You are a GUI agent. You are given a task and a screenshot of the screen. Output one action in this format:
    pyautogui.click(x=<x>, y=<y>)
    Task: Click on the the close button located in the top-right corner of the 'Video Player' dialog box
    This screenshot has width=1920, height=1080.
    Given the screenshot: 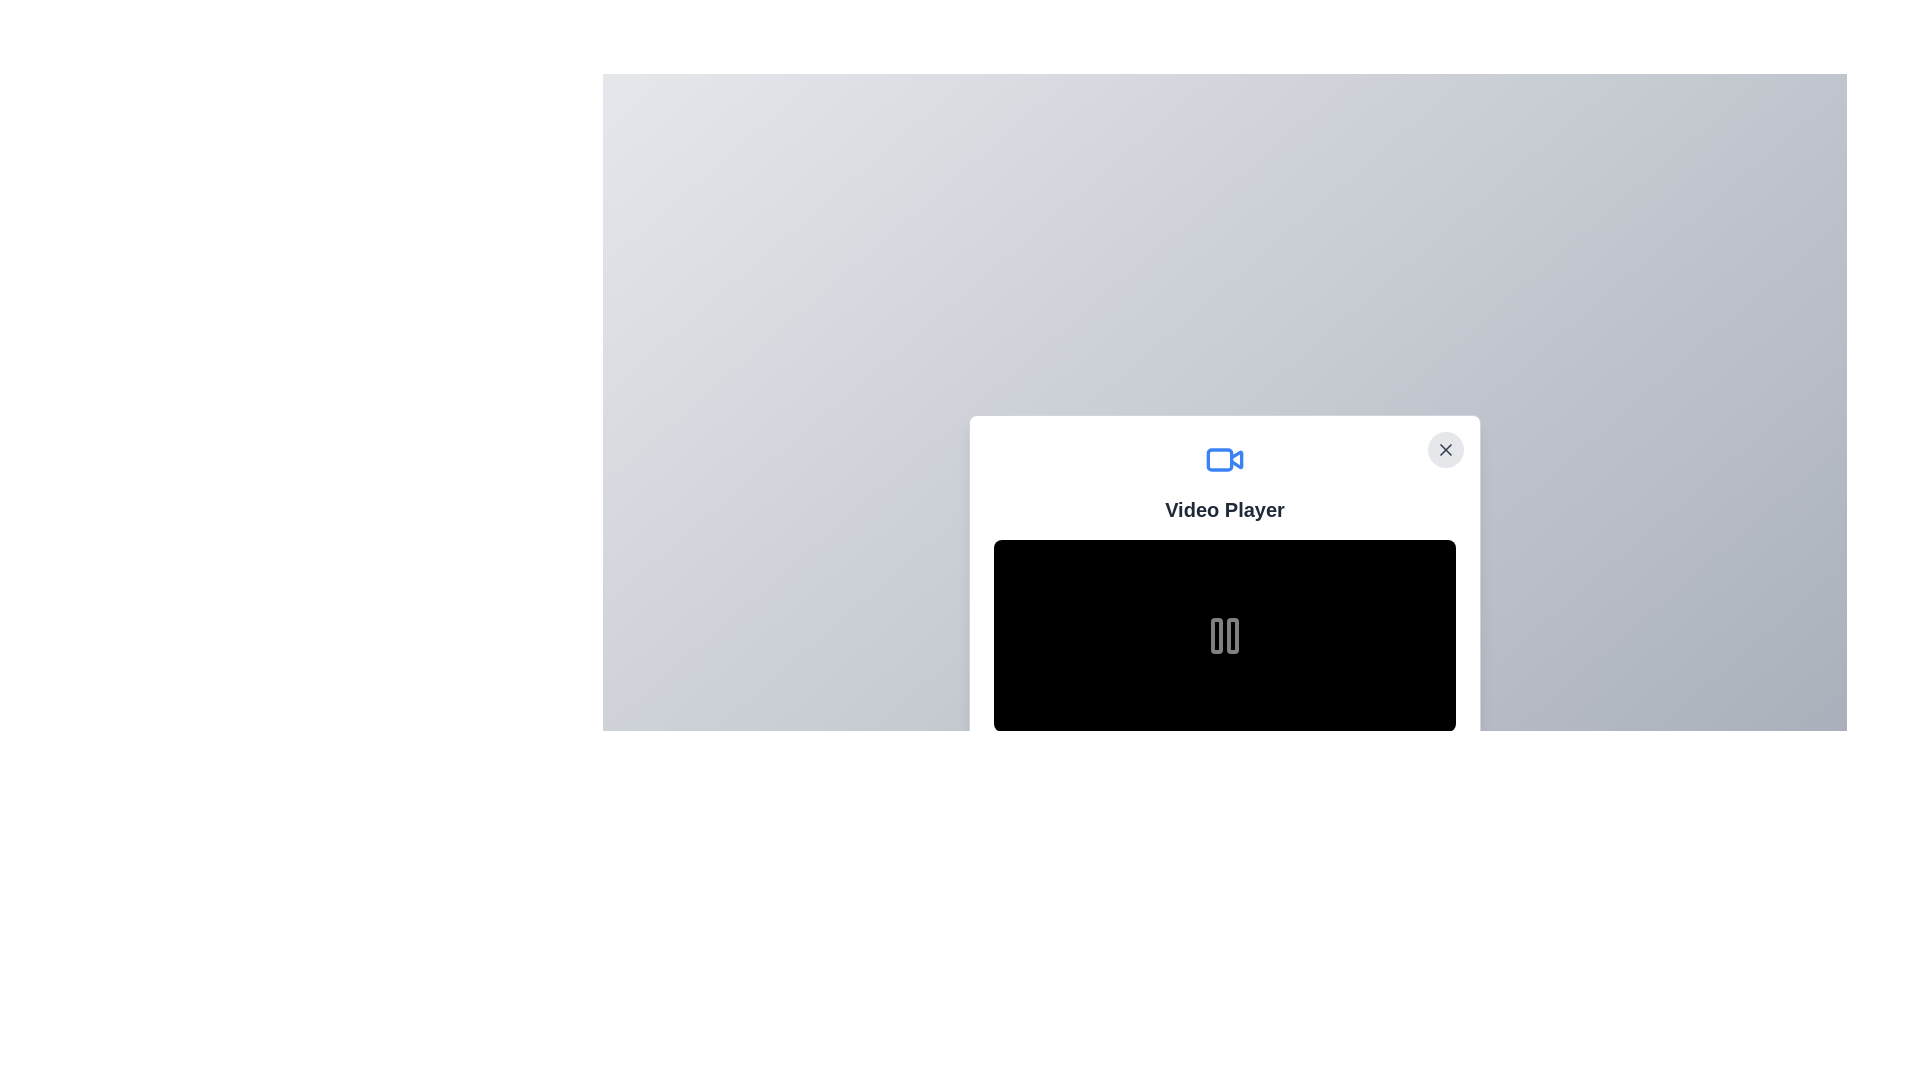 What is the action you would take?
    pyautogui.click(x=1445, y=450)
    